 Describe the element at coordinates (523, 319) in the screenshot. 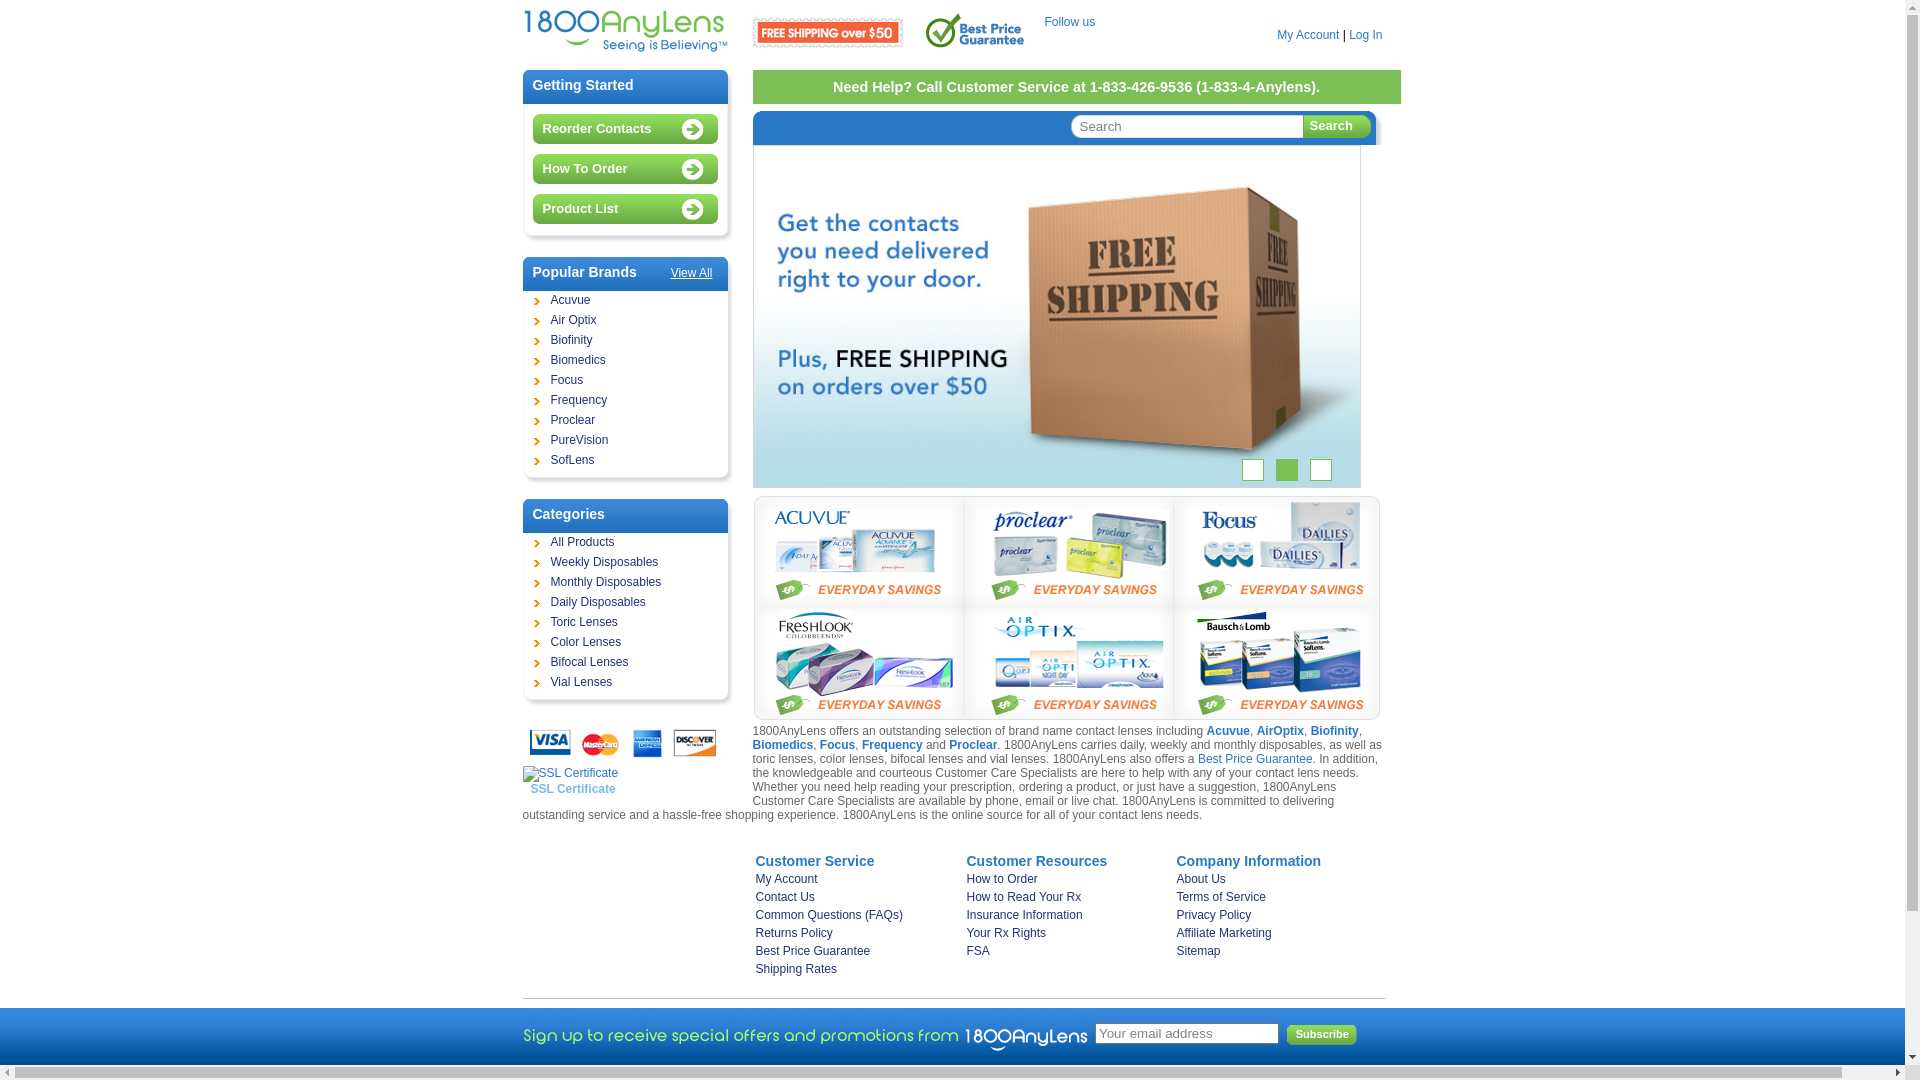

I see `'Air Optix'` at that location.